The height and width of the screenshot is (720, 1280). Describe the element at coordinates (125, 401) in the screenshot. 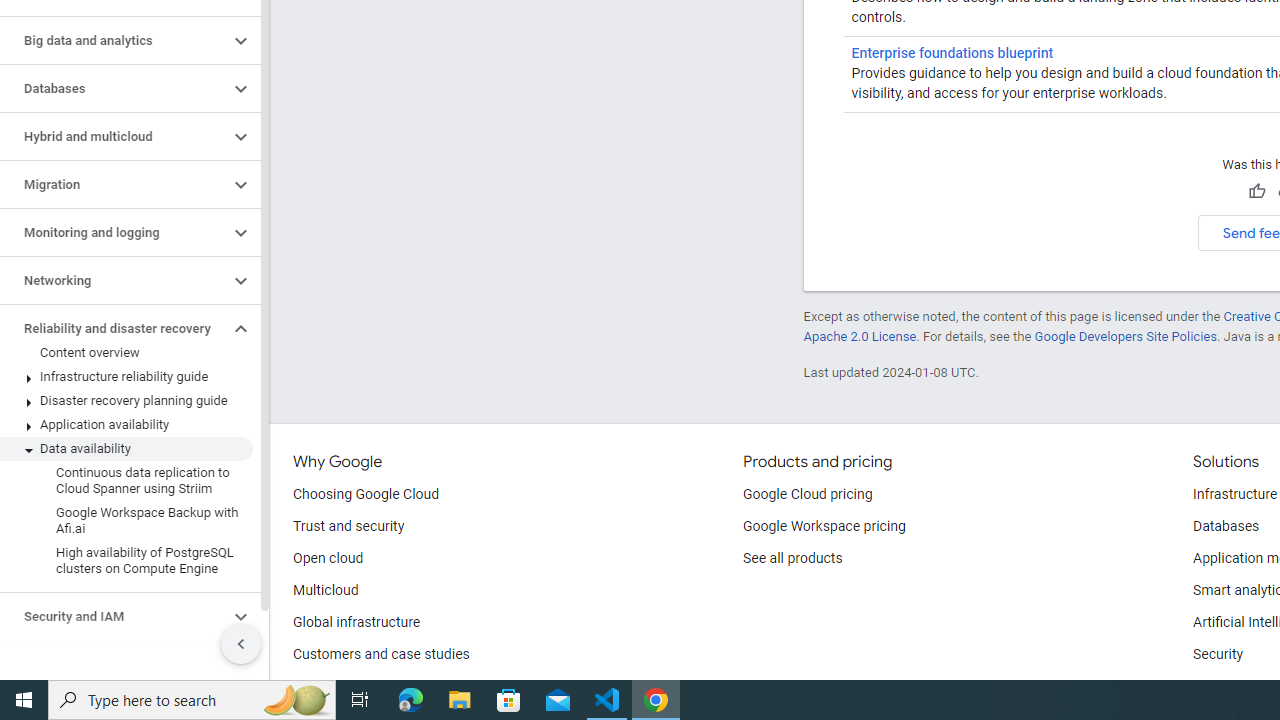

I see `'Disaster recovery planning guide'` at that location.